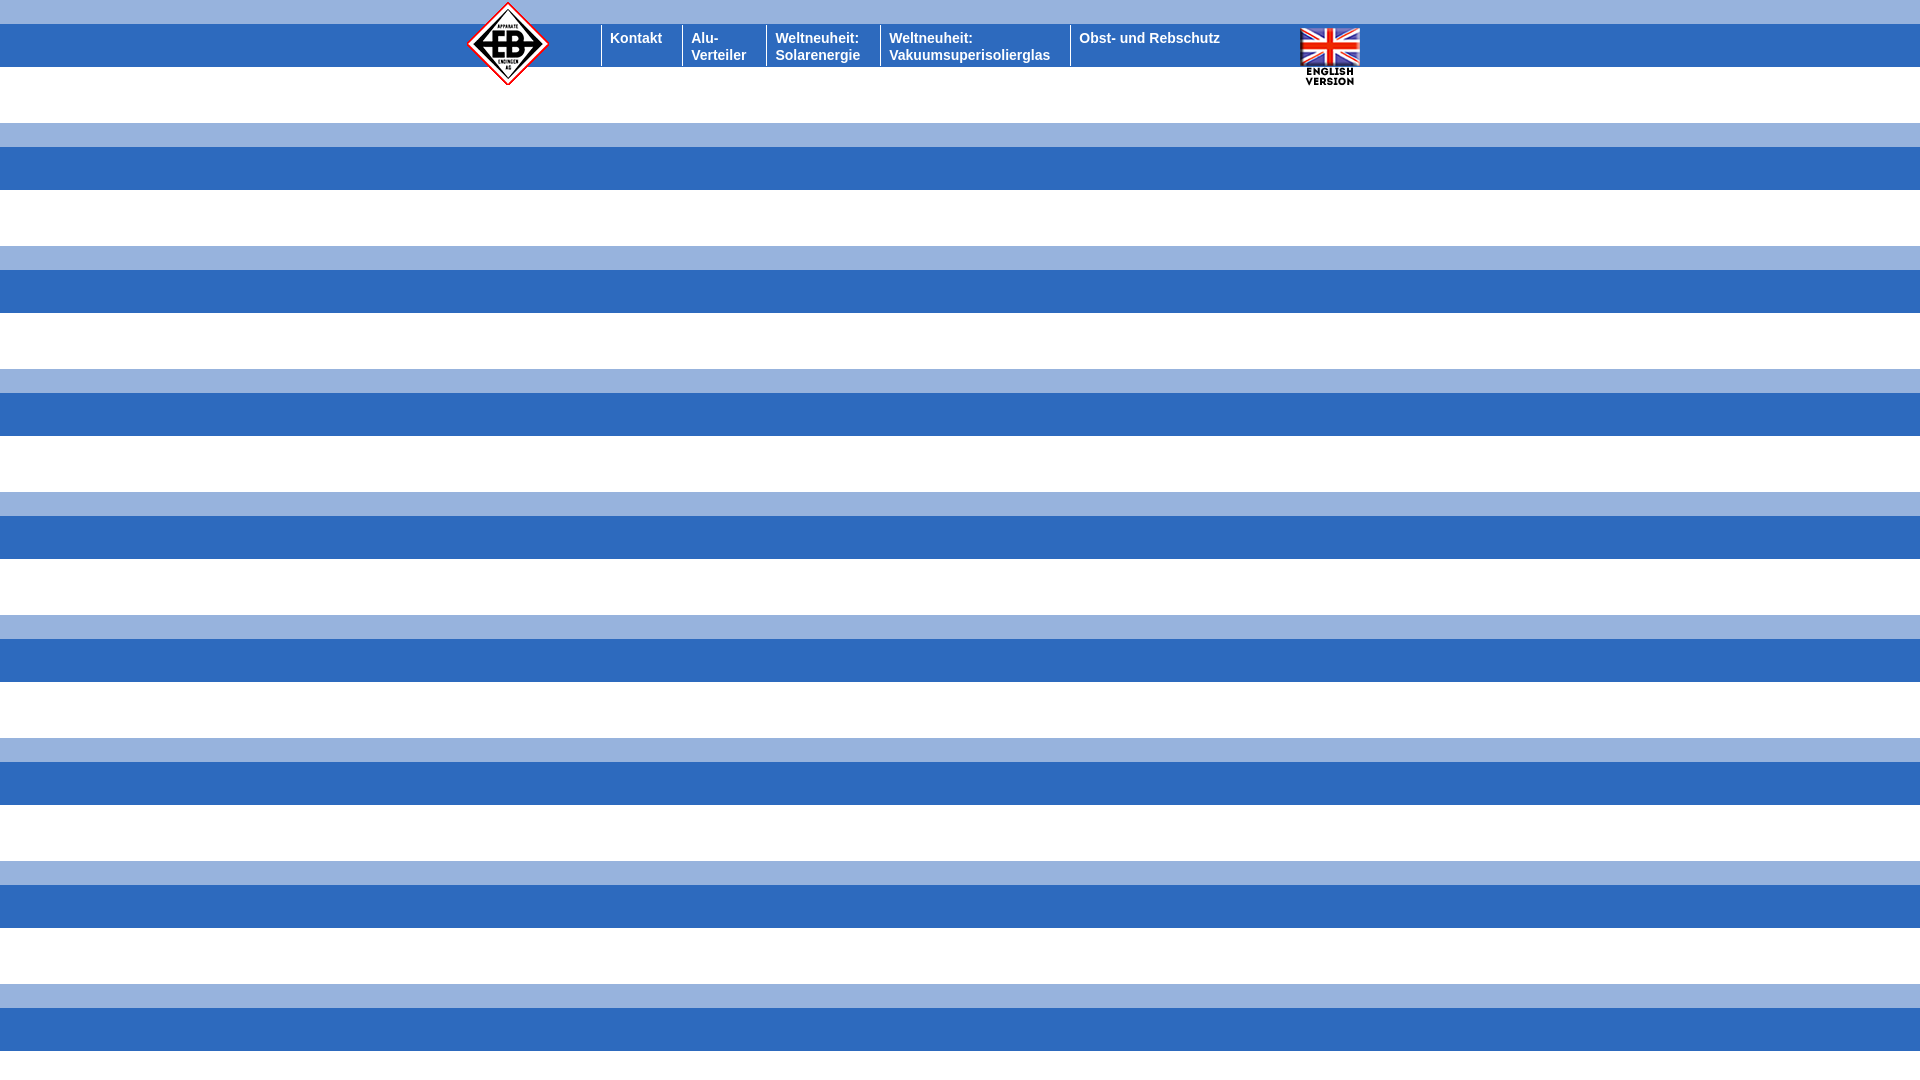 Image resolution: width=1920 pixels, height=1080 pixels. What do you see at coordinates (1149, 38) in the screenshot?
I see `'Obst- und Rebschutz'` at bounding box center [1149, 38].